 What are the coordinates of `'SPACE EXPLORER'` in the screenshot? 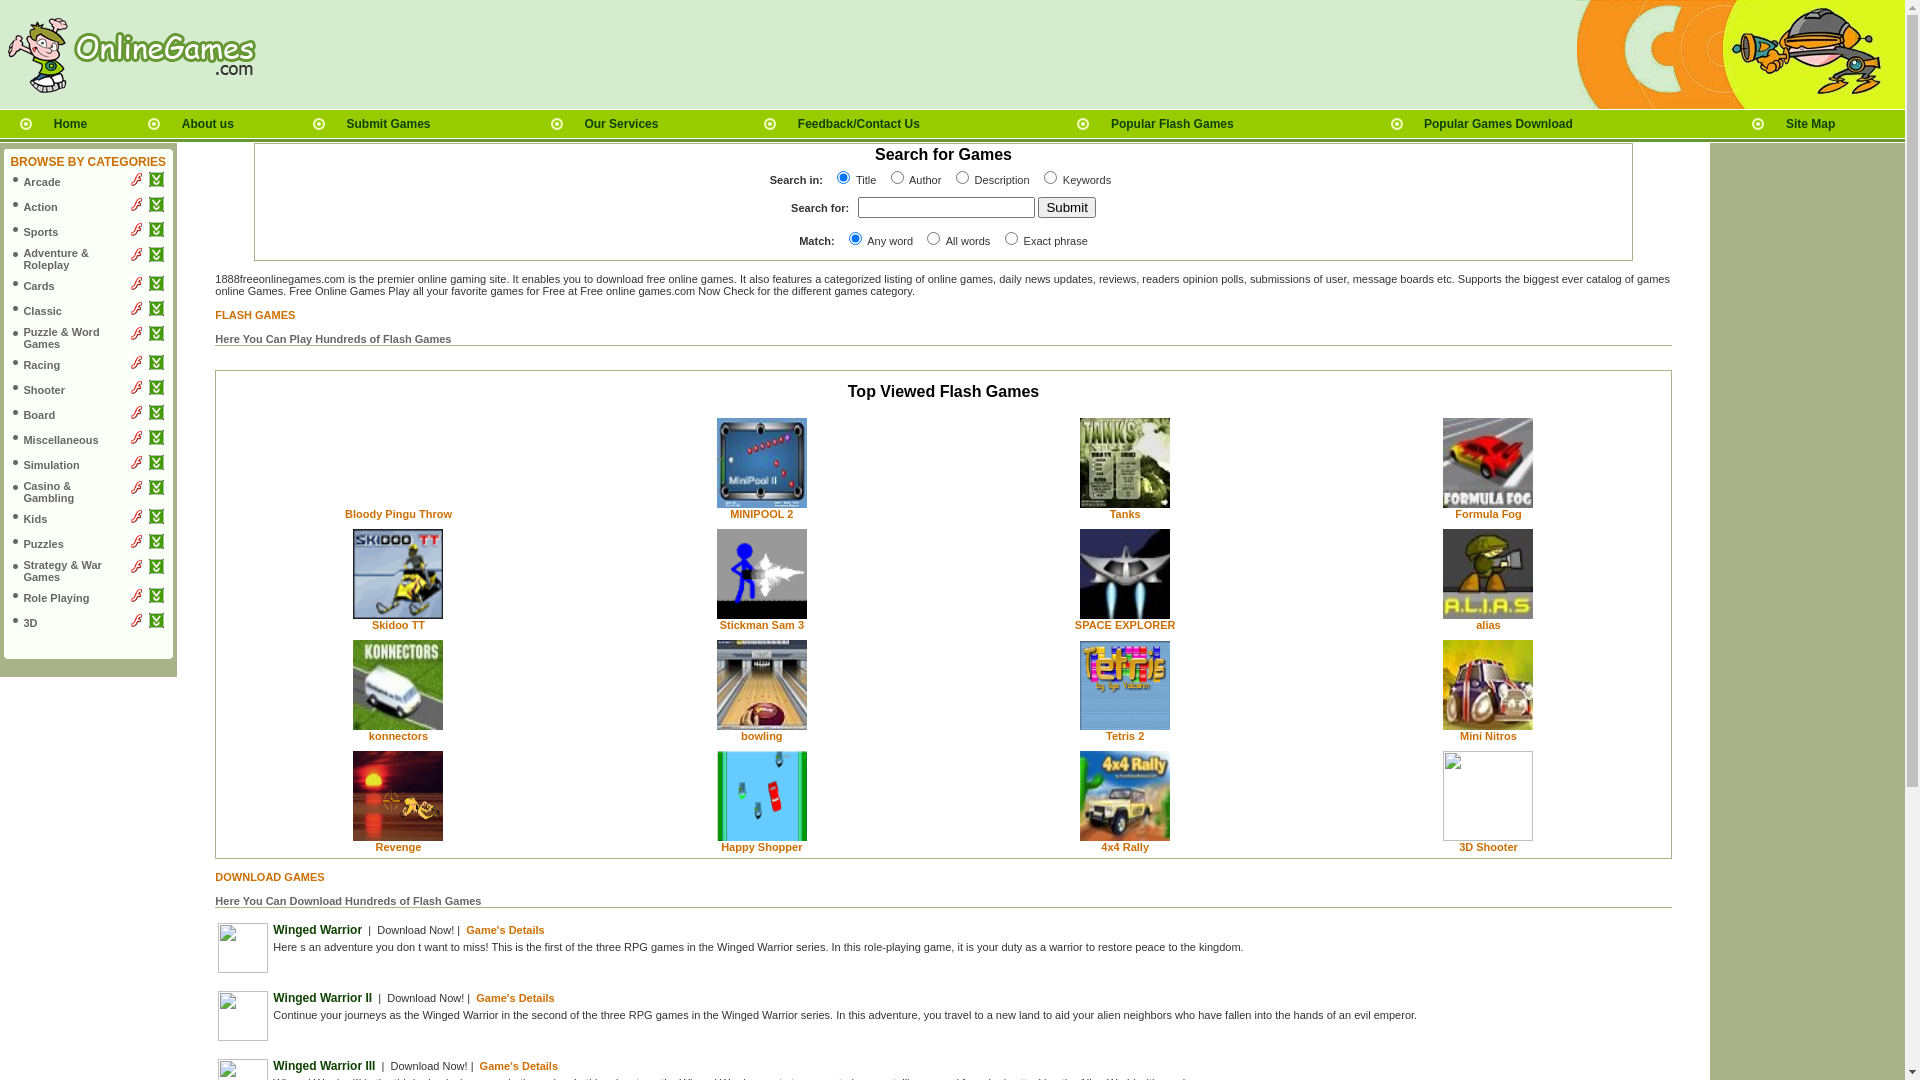 It's located at (1125, 623).